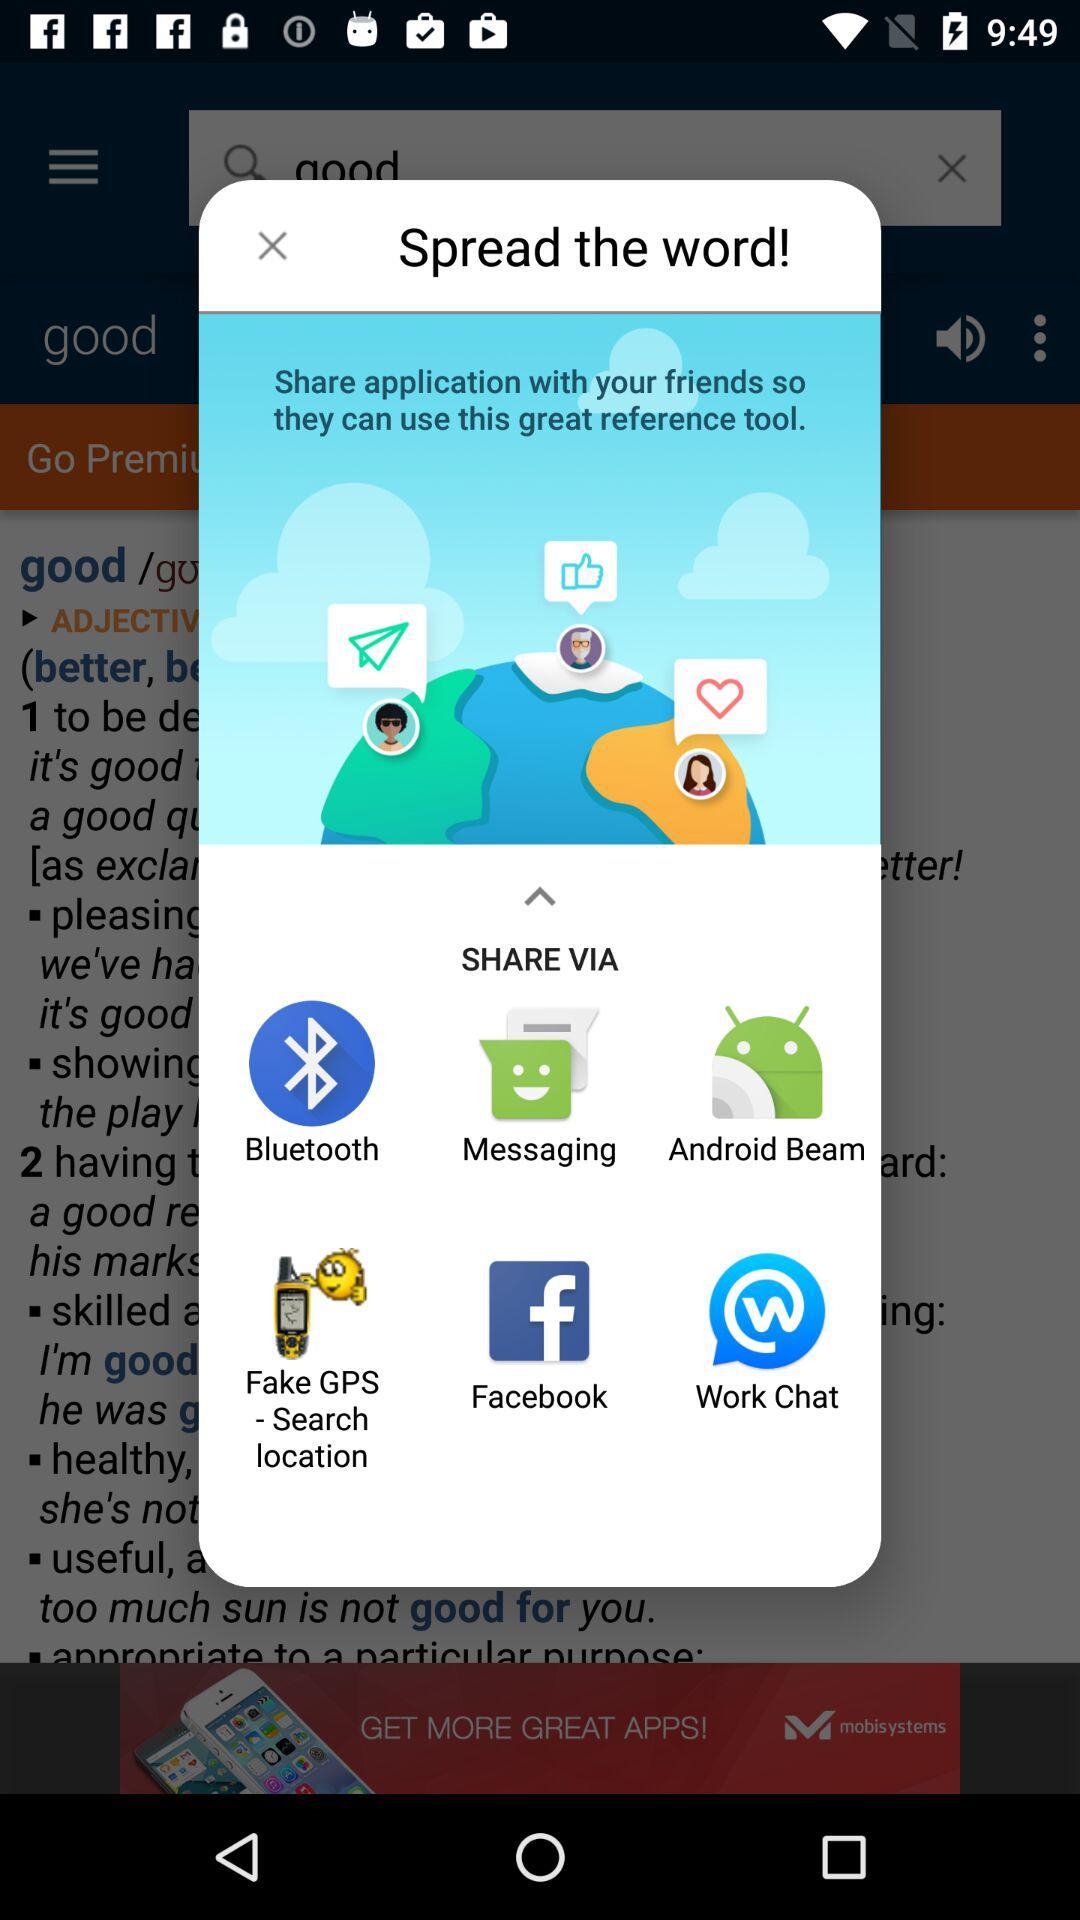 This screenshot has width=1080, height=1920. I want to click on share application with, so click(540, 397).